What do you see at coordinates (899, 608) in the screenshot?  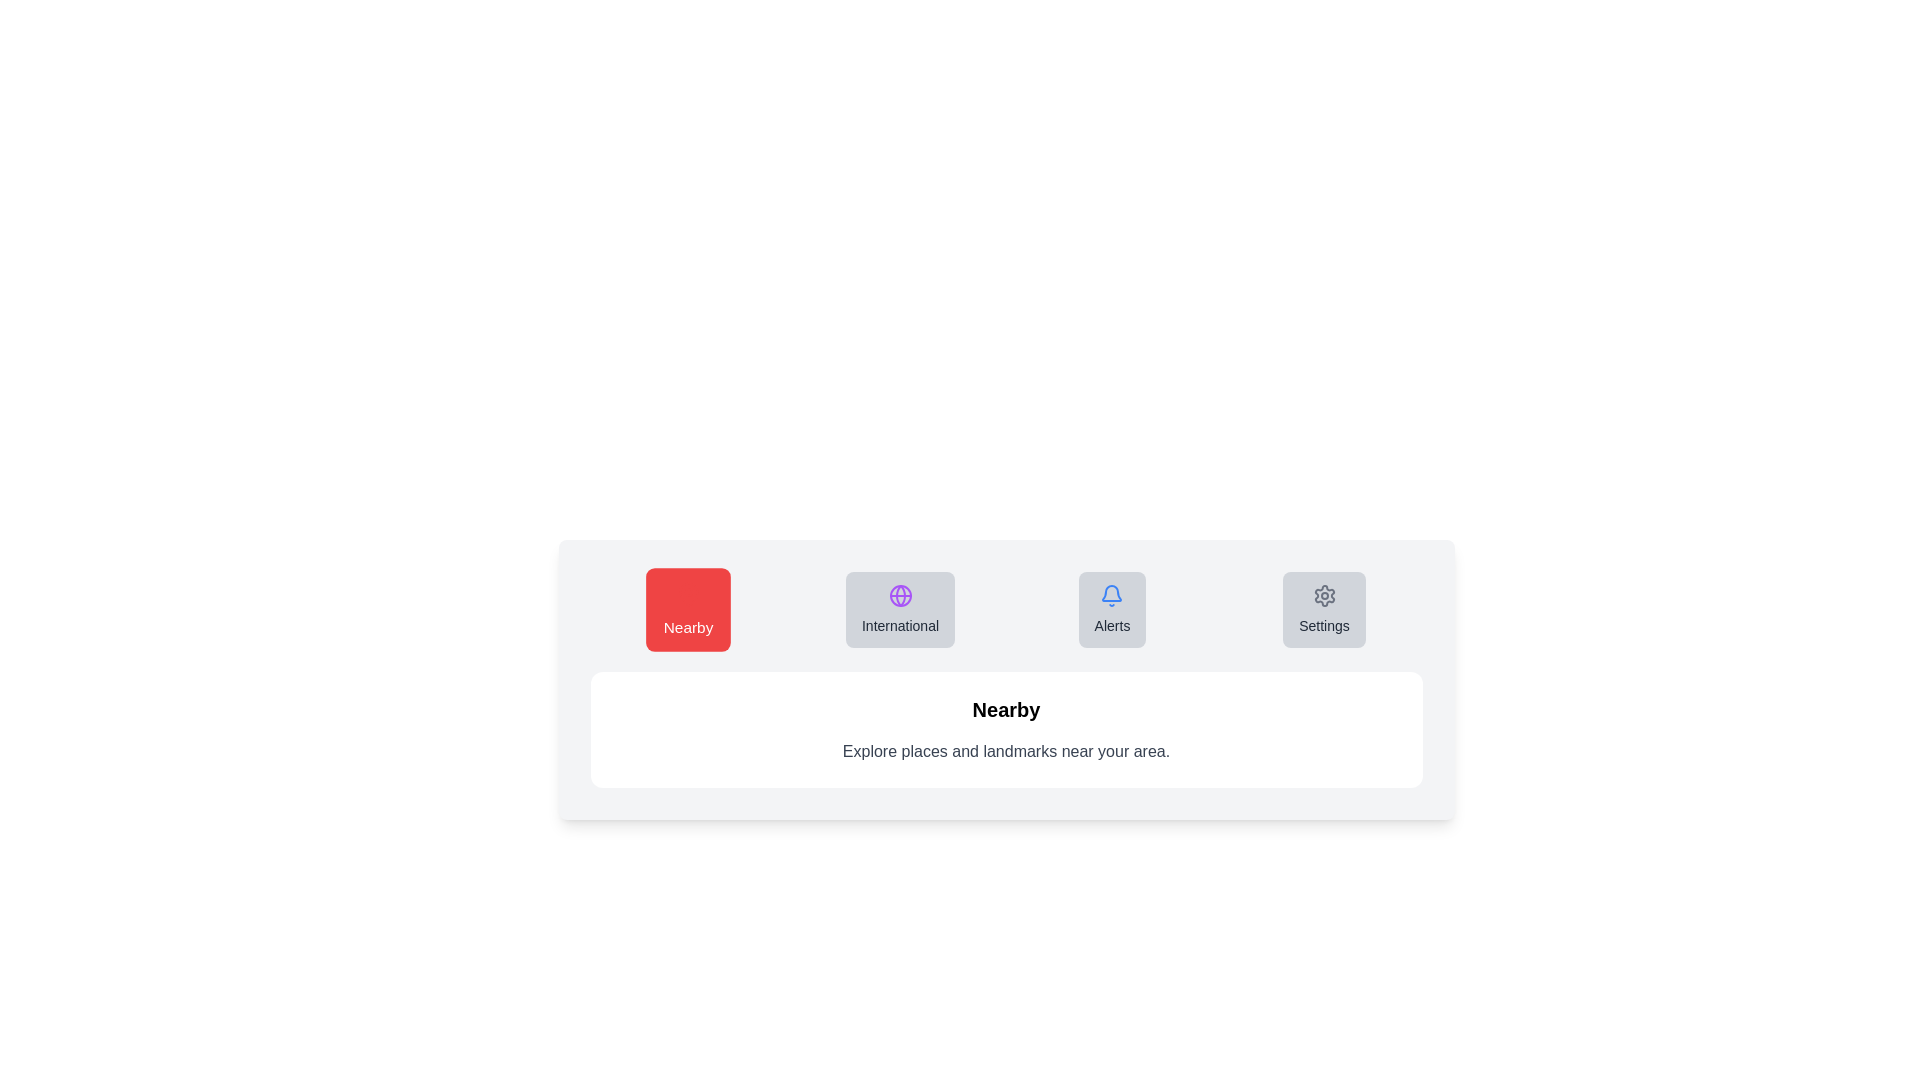 I see `the International tab` at bounding box center [899, 608].